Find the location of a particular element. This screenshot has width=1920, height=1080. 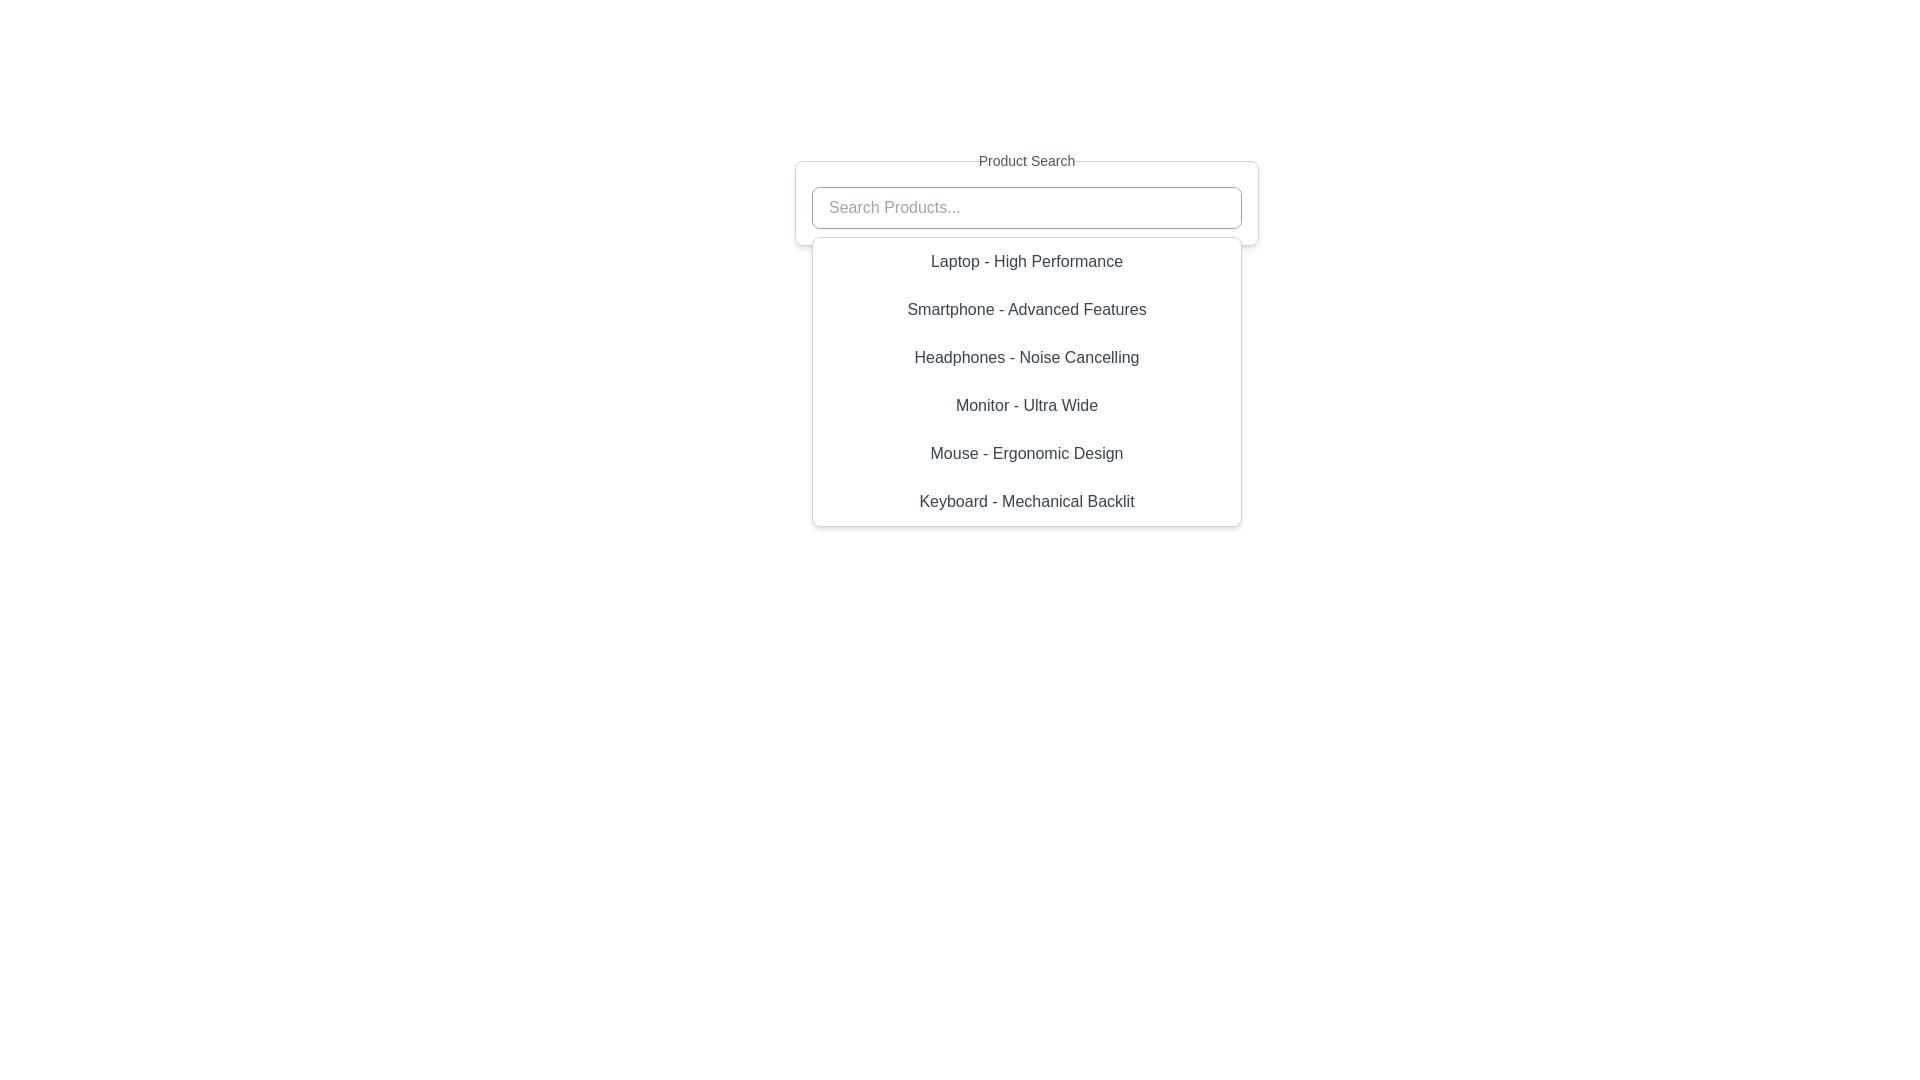

the text label displaying 'Smartphone - Advanced Features' in the dropdown menu, which is styled with gray font and has hover effects changing the background to blue and text color to white is located at coordinates (1027, 309).